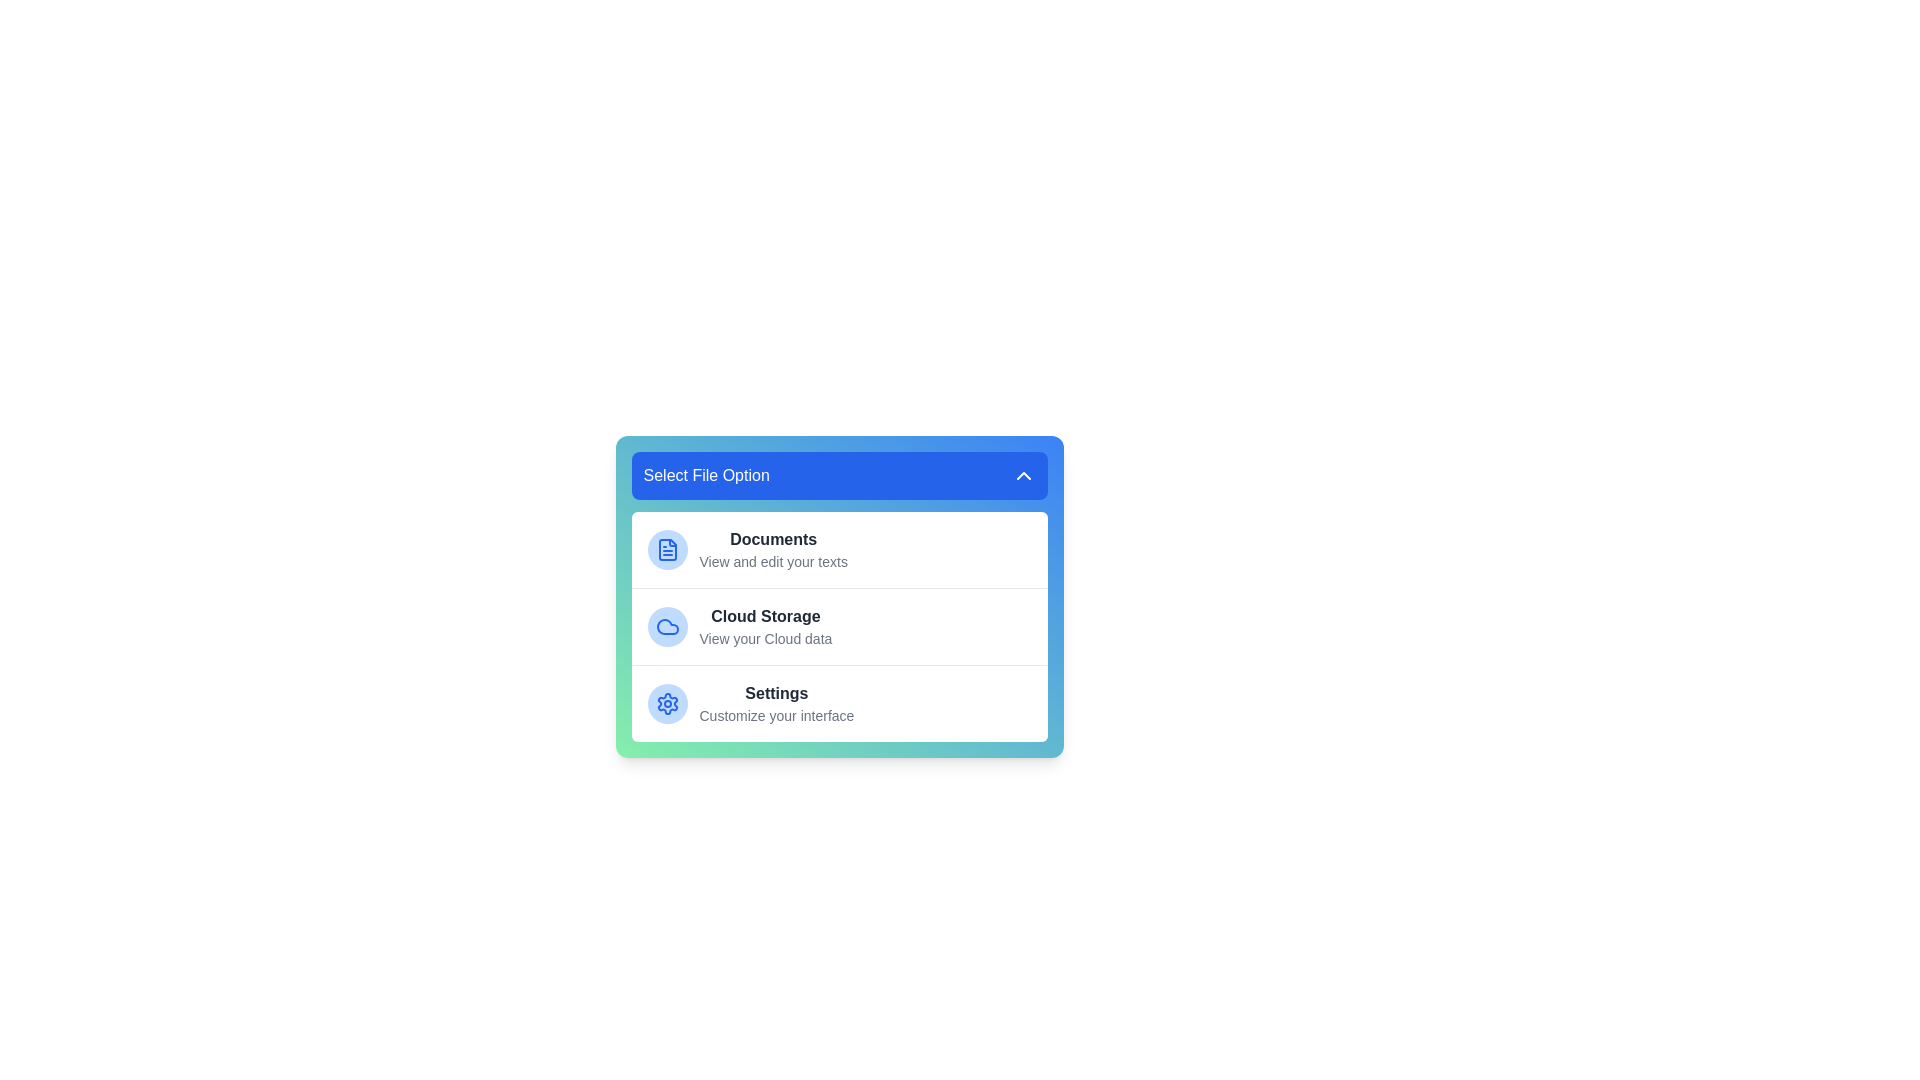 The width and height of the screenshot is (1920, 1080). Describe the element at coordinates (772, 562) in the screenshot. I see `the descriptive text label for the 'Documents' section, which provides guidance for viewing and editing texts` at that location.